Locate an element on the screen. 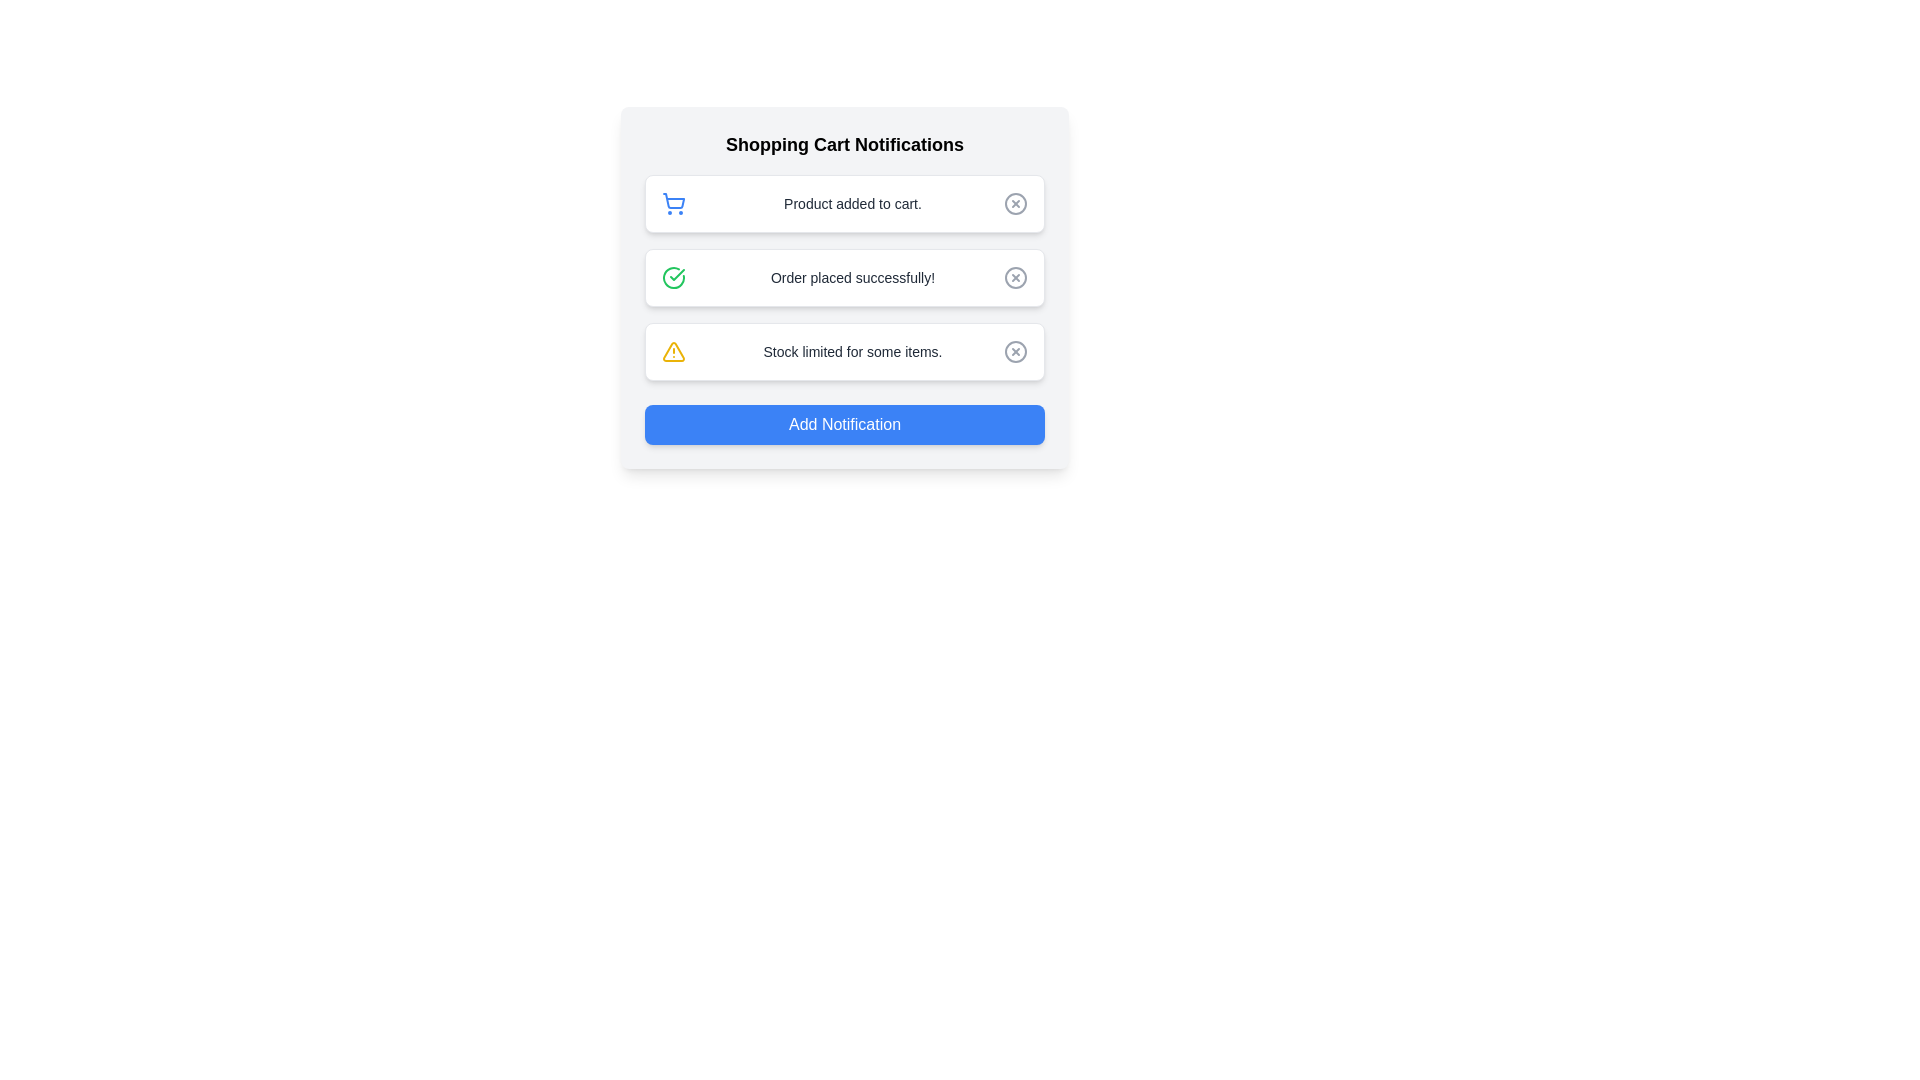  the green circular icon with a white checkmark located in the notification card labeled 'Order placed successfully!' is located at coordinates (673, 277).